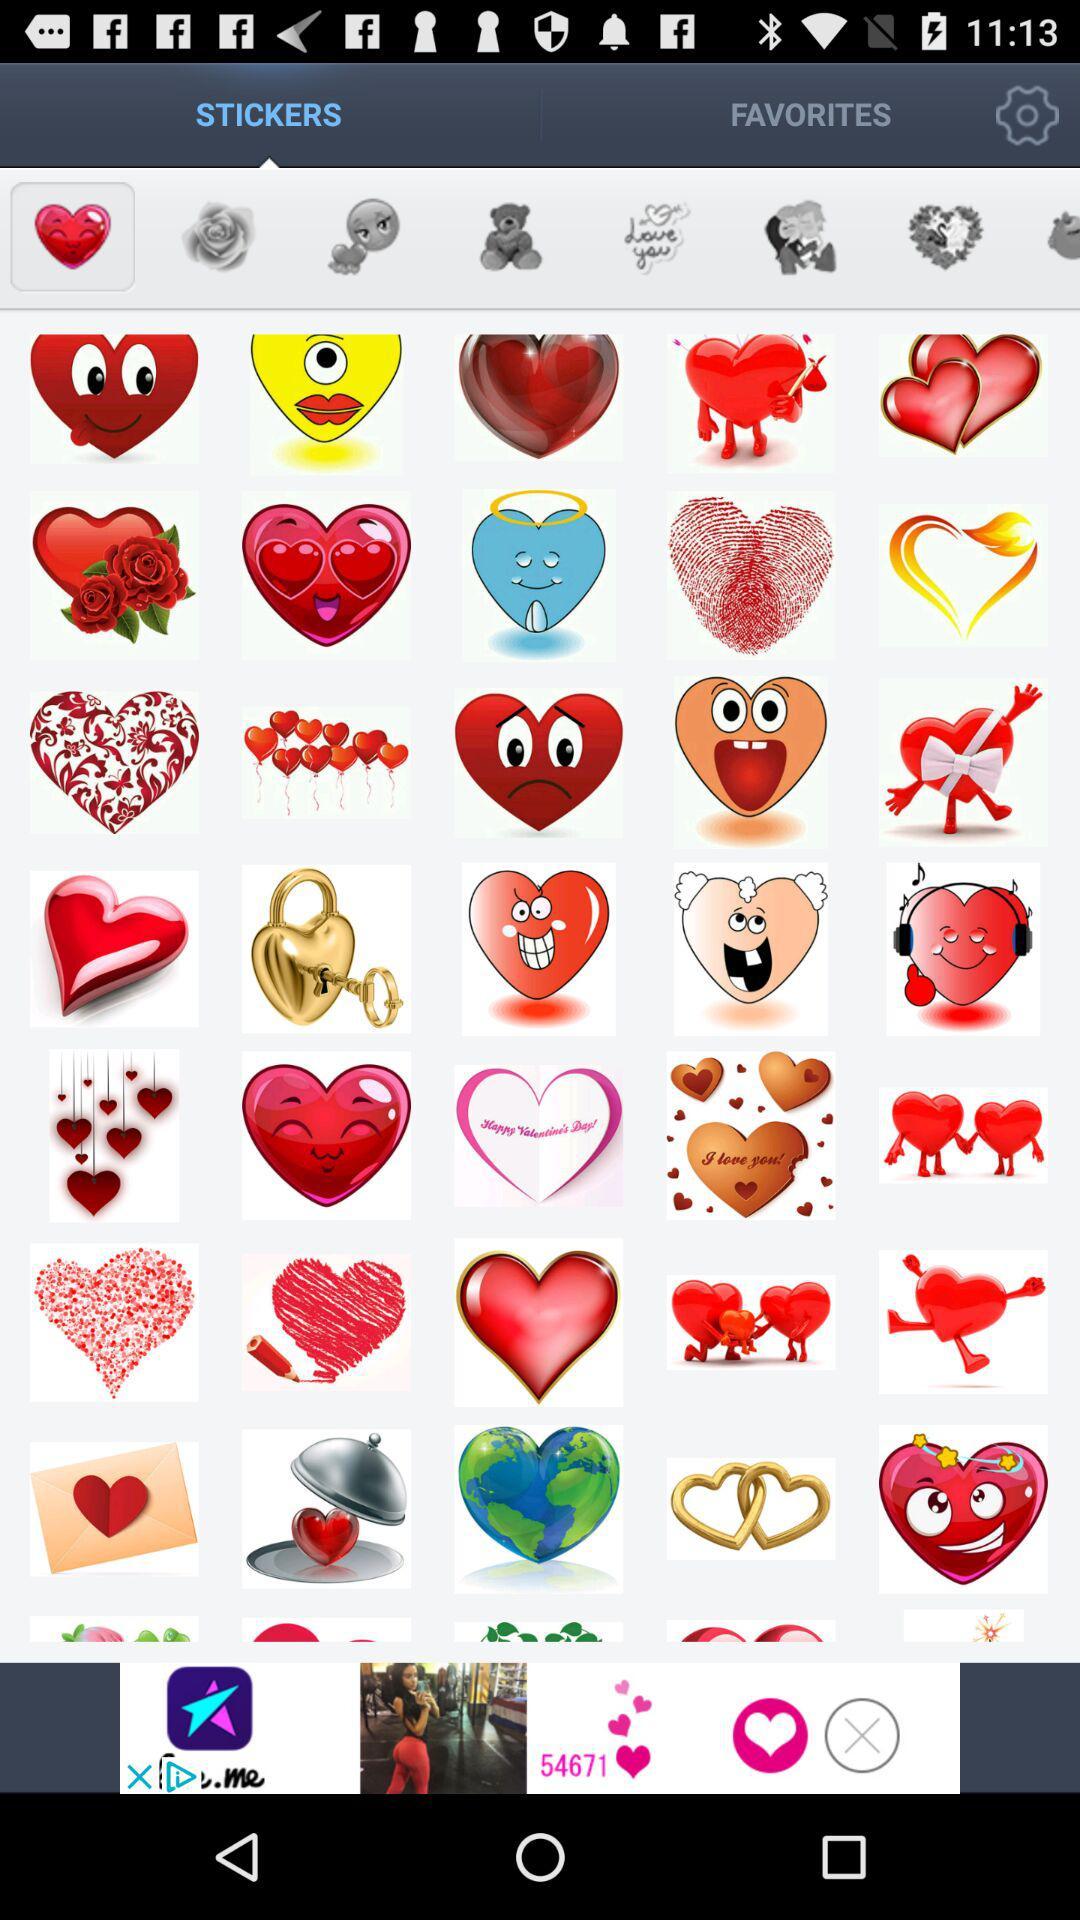 The height and width of the screenshot is (1920, 1080). I want to click on the settings icon, so click(945, 253).